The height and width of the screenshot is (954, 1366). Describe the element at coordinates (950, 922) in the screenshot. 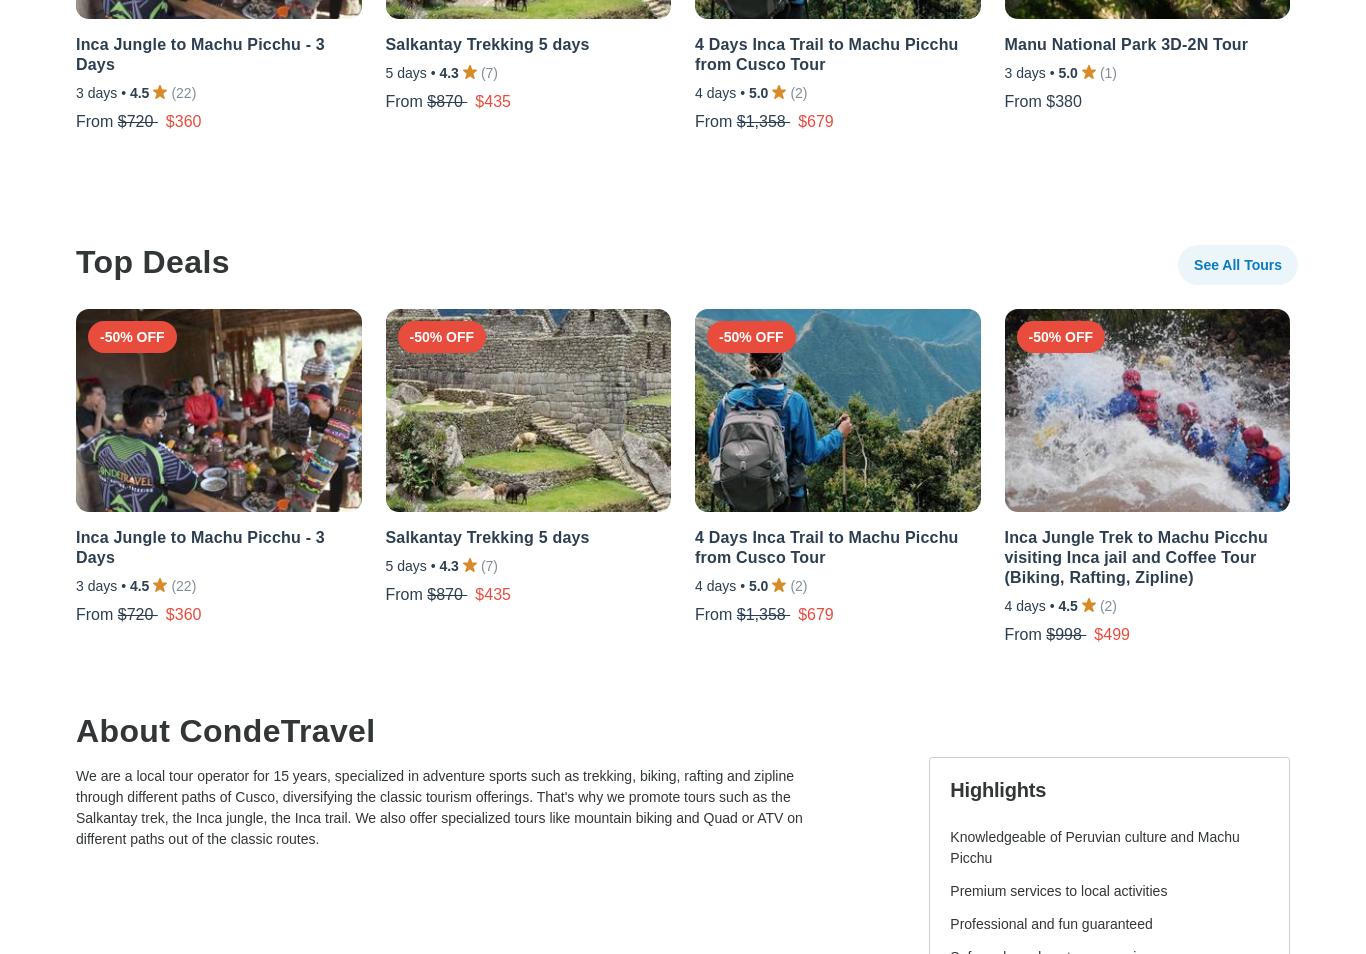

I see `'Professional and fun guaranteed'` at that location.